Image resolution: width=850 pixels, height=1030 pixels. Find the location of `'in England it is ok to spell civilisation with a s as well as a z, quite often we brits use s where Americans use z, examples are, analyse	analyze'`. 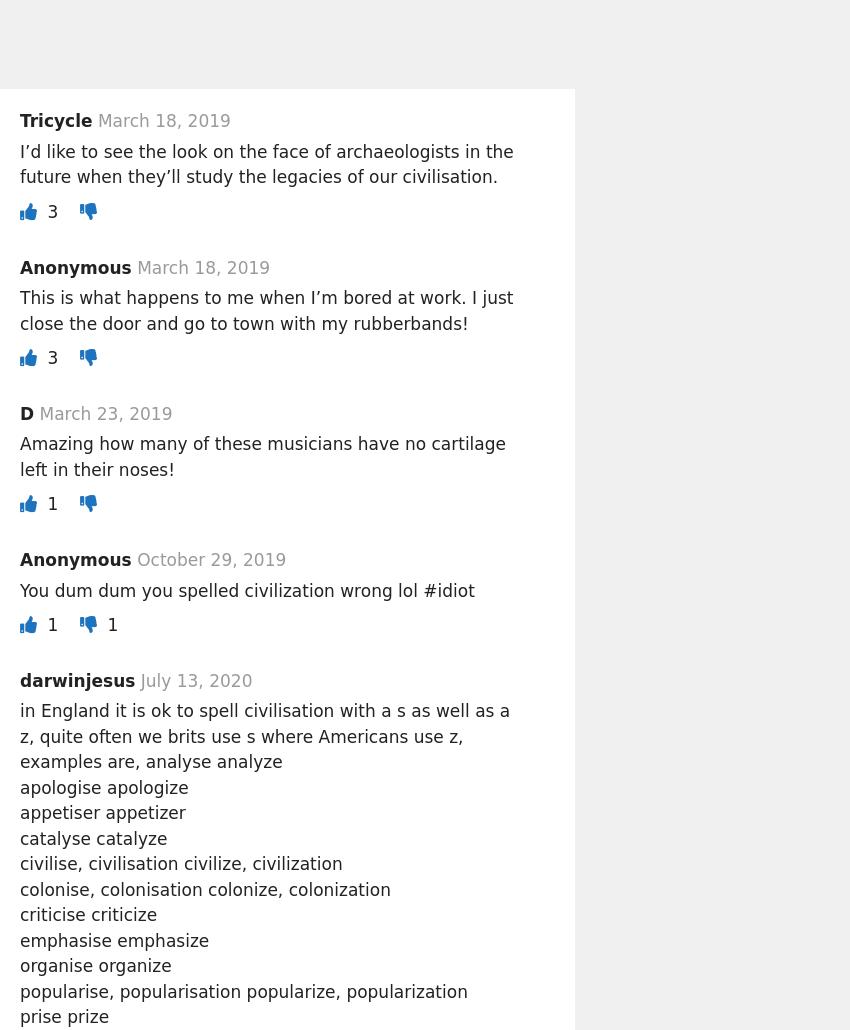

'in England it is ok to spell civilisation with a s as well as a z, quite often we brits use s where Americans use z, examples are, analyse	analyze' is located at coordinates (264, 736).